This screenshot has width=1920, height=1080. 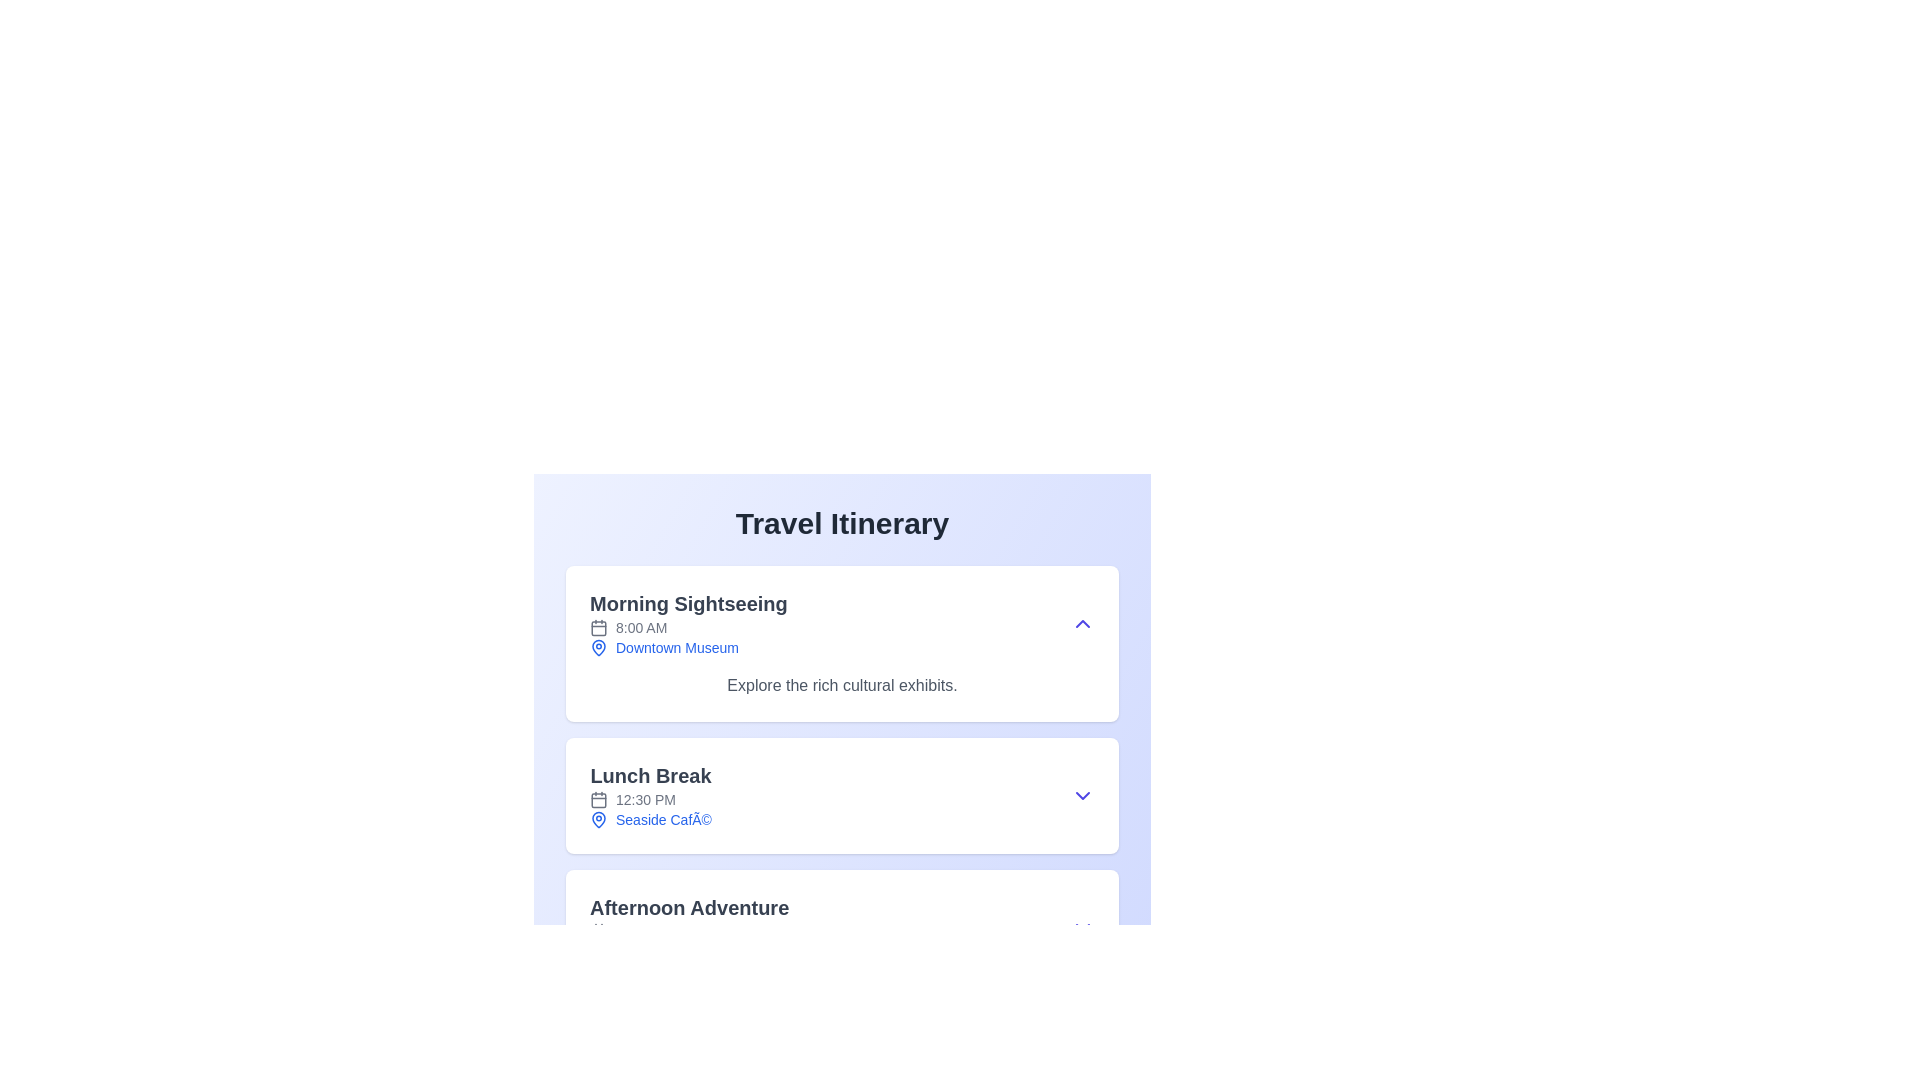 I want to click on text label displaying 'Downtown Museum' situated to the right of the map pin icon and below the '8:00 AM' time text in the itinerary section, so click(x=677, y=648).